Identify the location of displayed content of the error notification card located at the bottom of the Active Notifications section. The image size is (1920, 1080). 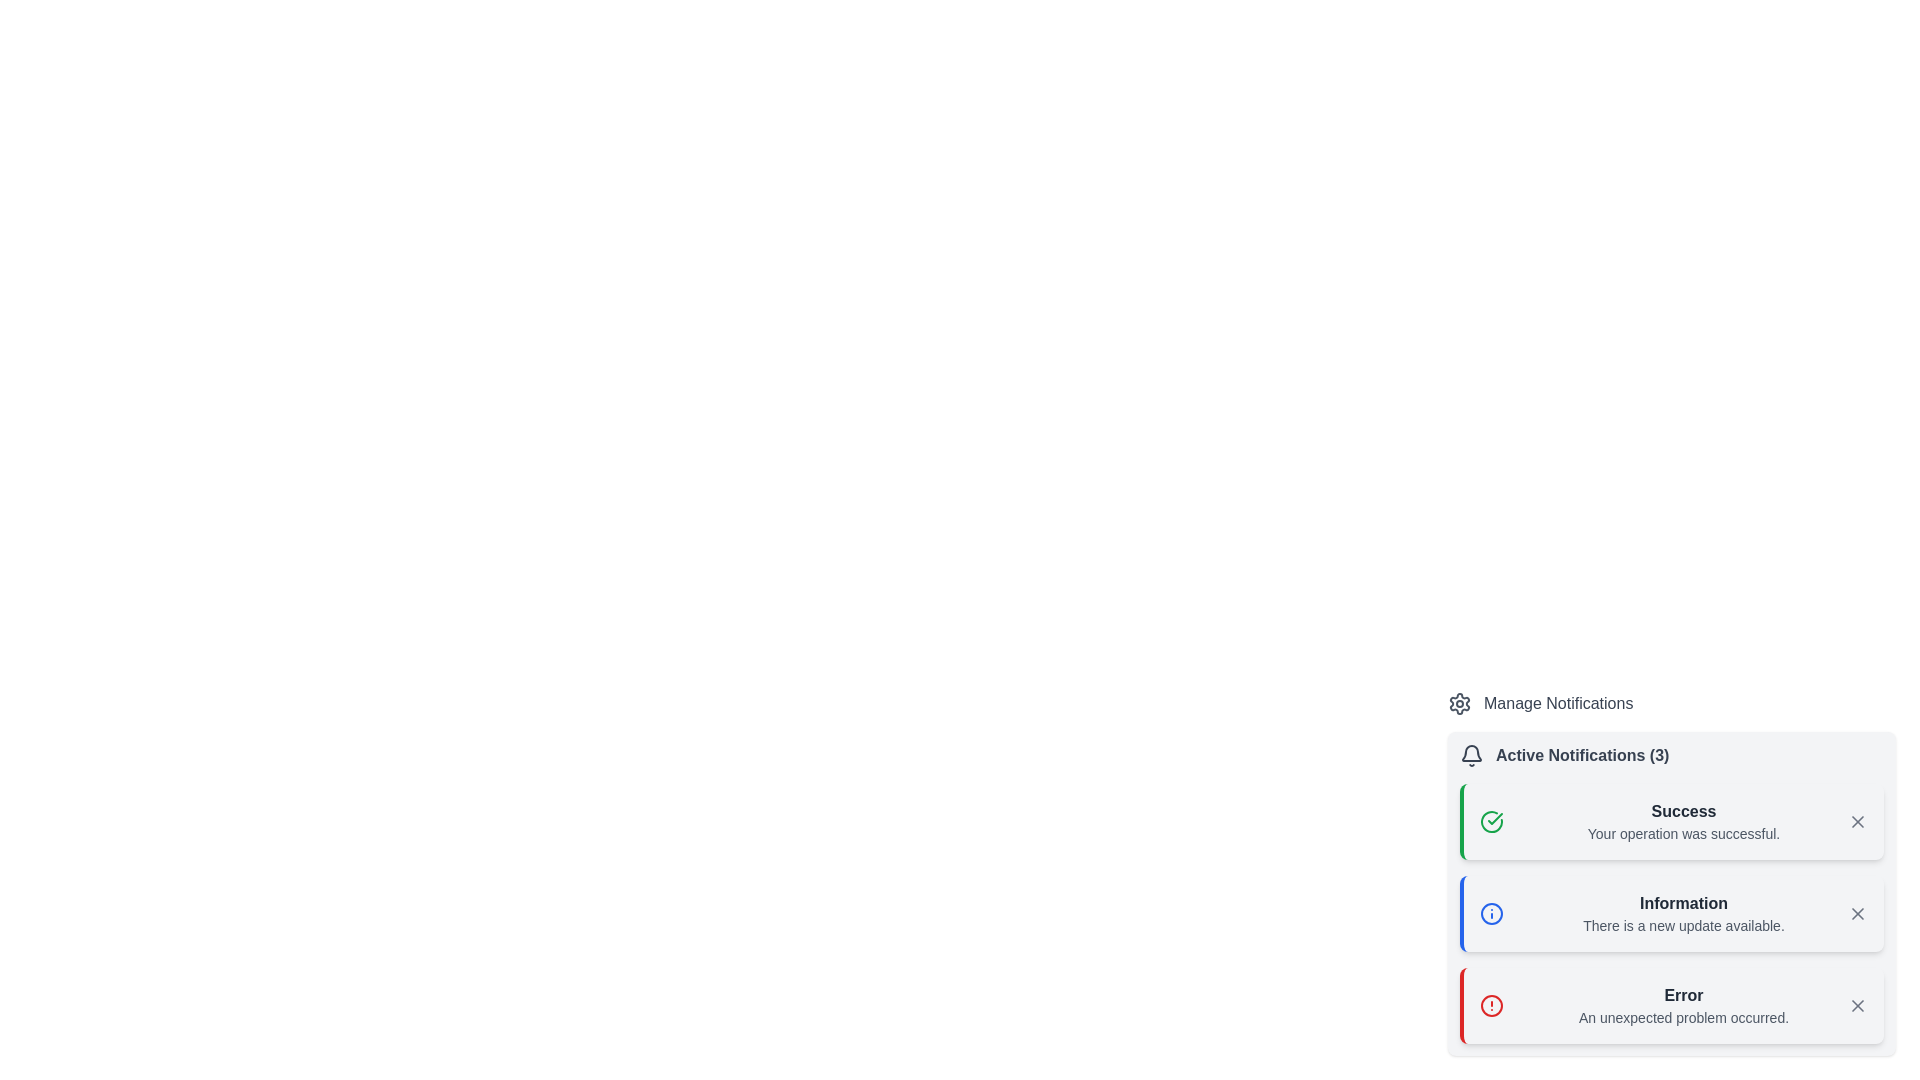
(1671, 1006).